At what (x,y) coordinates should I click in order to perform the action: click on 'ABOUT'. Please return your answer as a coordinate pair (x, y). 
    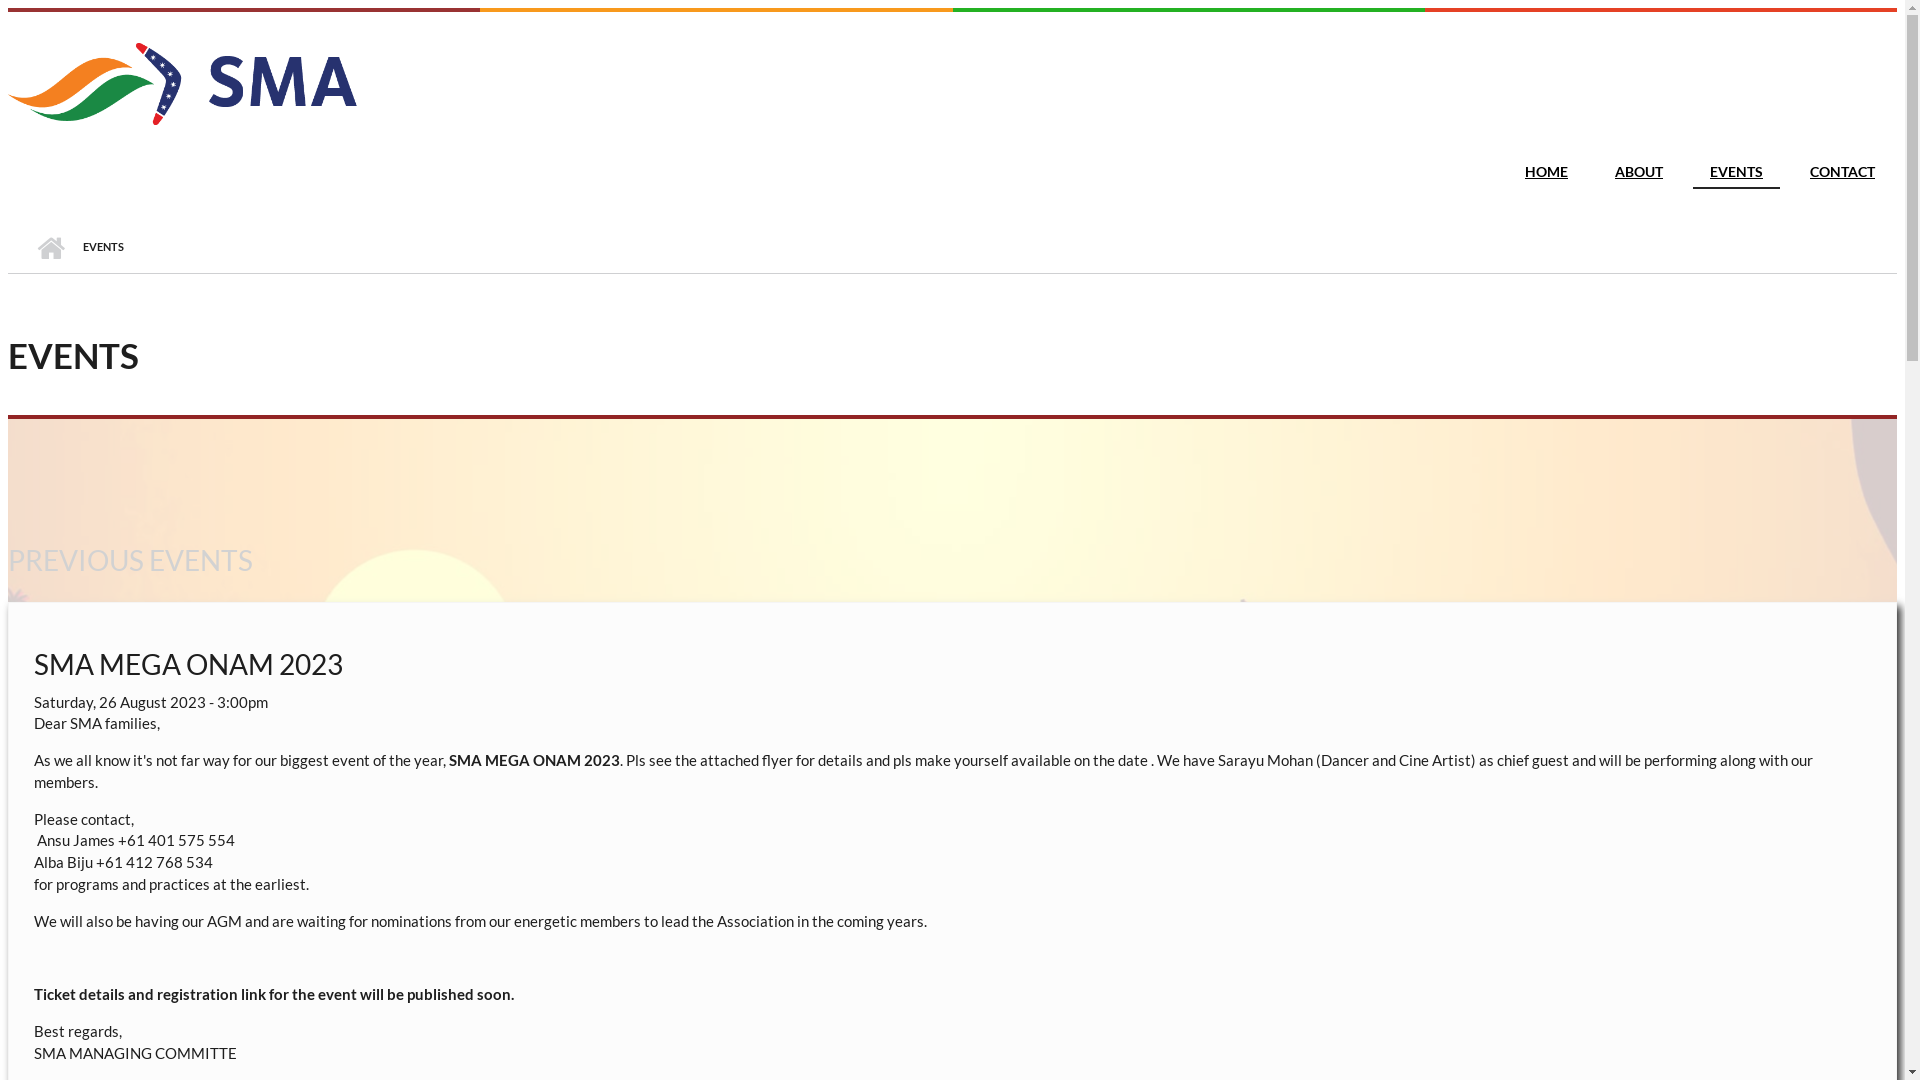
    Looking at the image, I should click on (1638, 171).